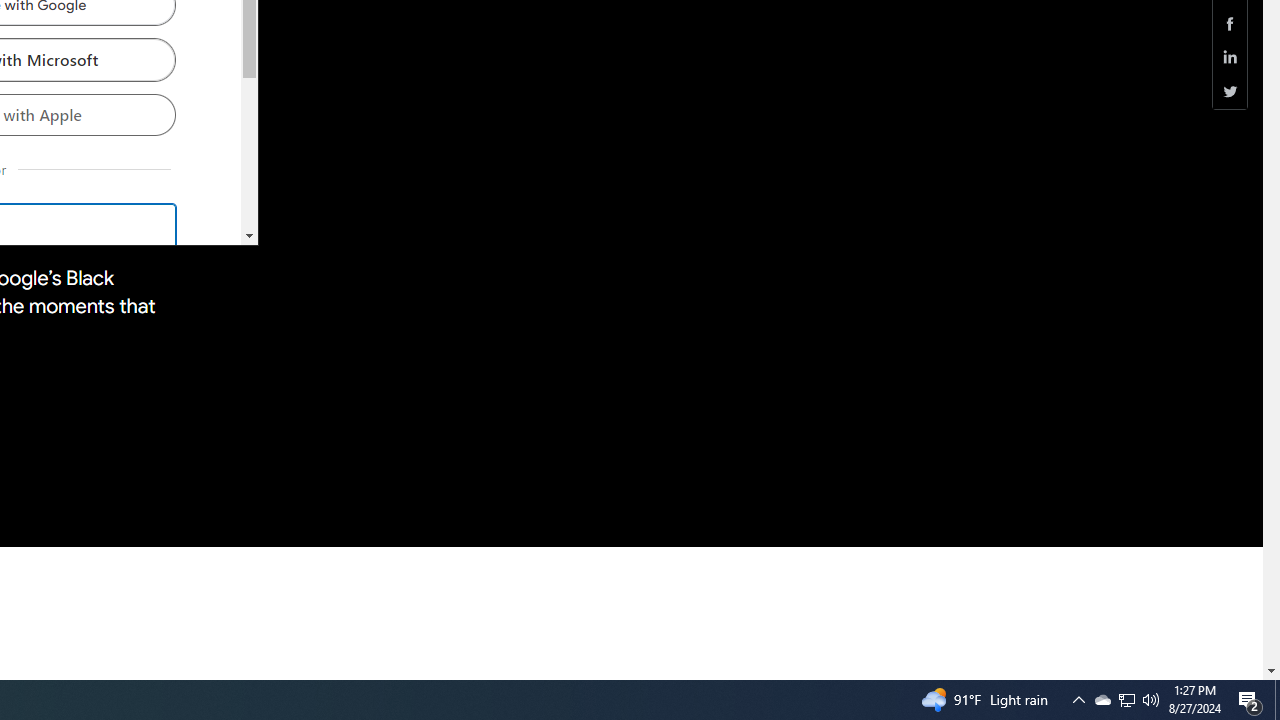 Image resolution: width=1280 pixels, height=720 pixels. Describe the element at coordinates (1276, 698) in the screenshot. I see `'Show desktop'` at that location.